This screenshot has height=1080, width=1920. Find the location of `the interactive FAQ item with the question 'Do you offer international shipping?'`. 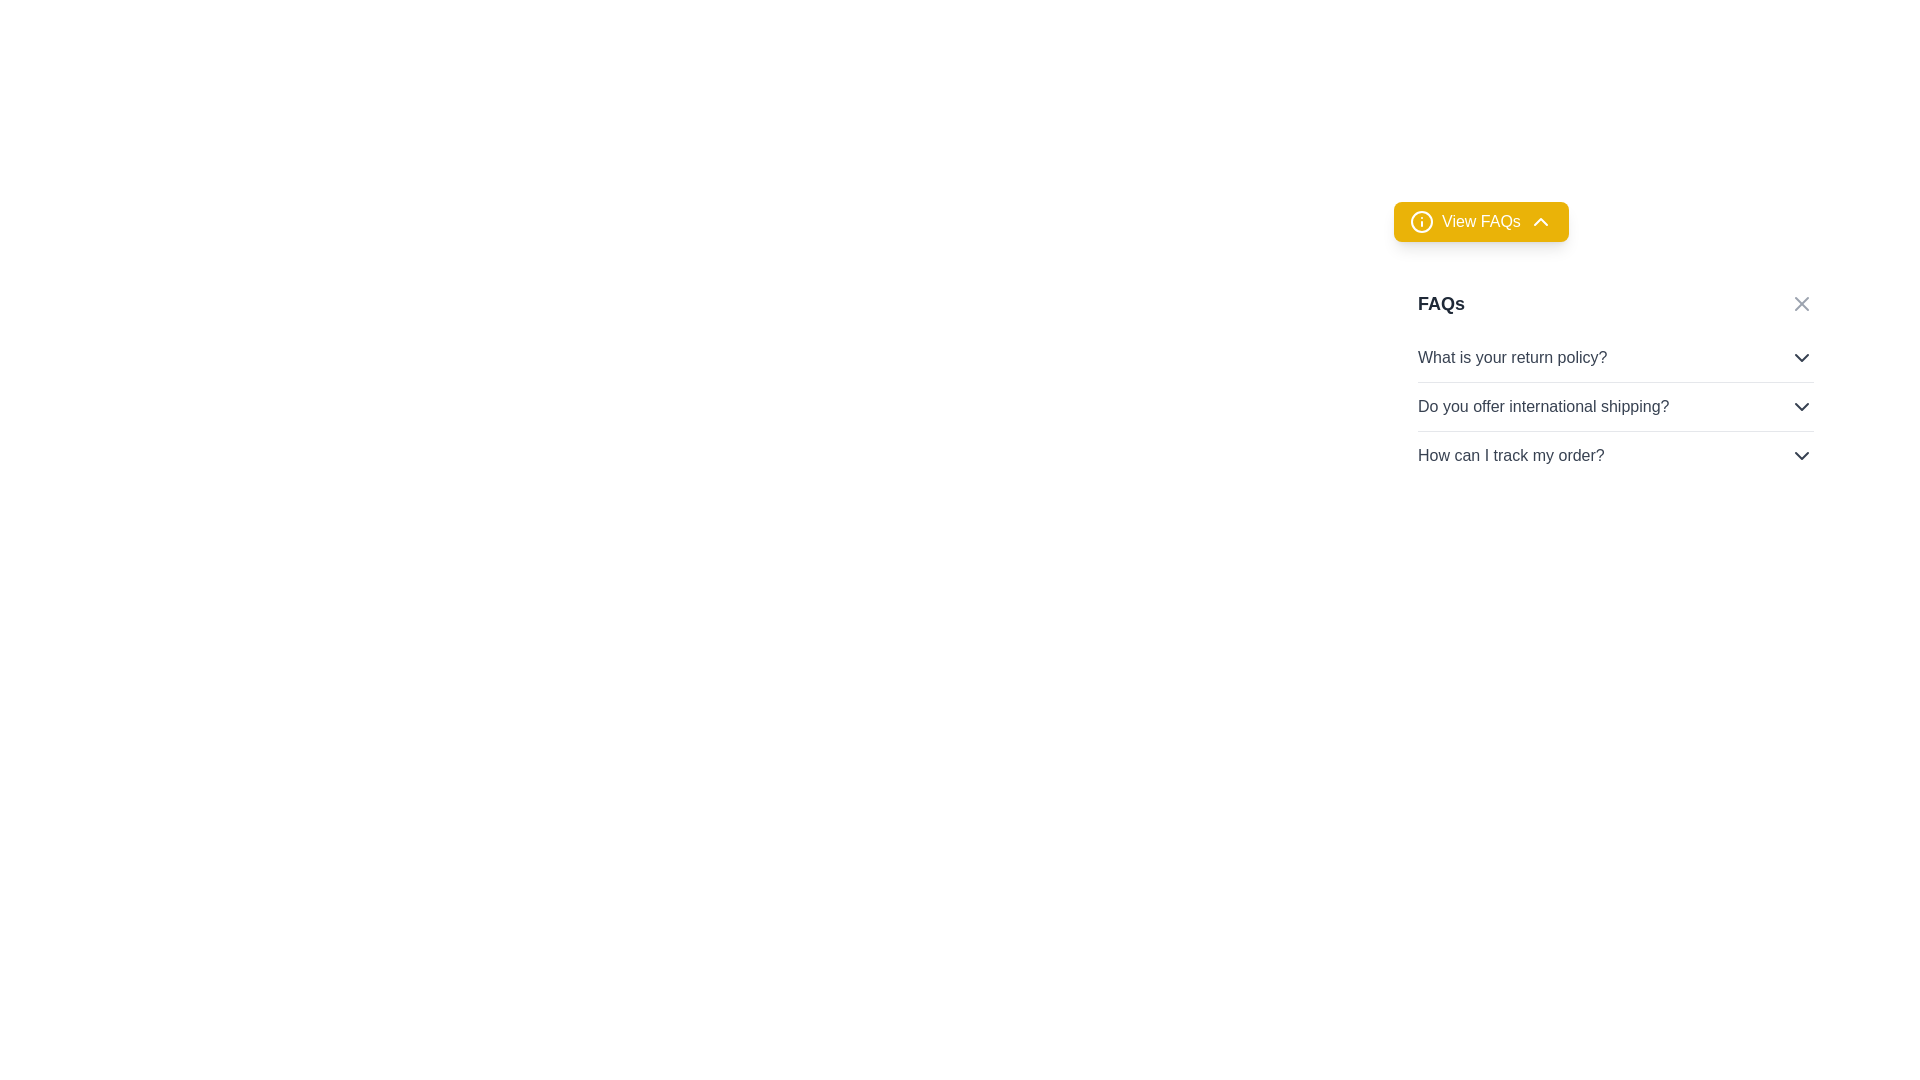

the interactive FAQ item with the question 'Do you offer international shipping?' is located at coordinates (1616, 406).